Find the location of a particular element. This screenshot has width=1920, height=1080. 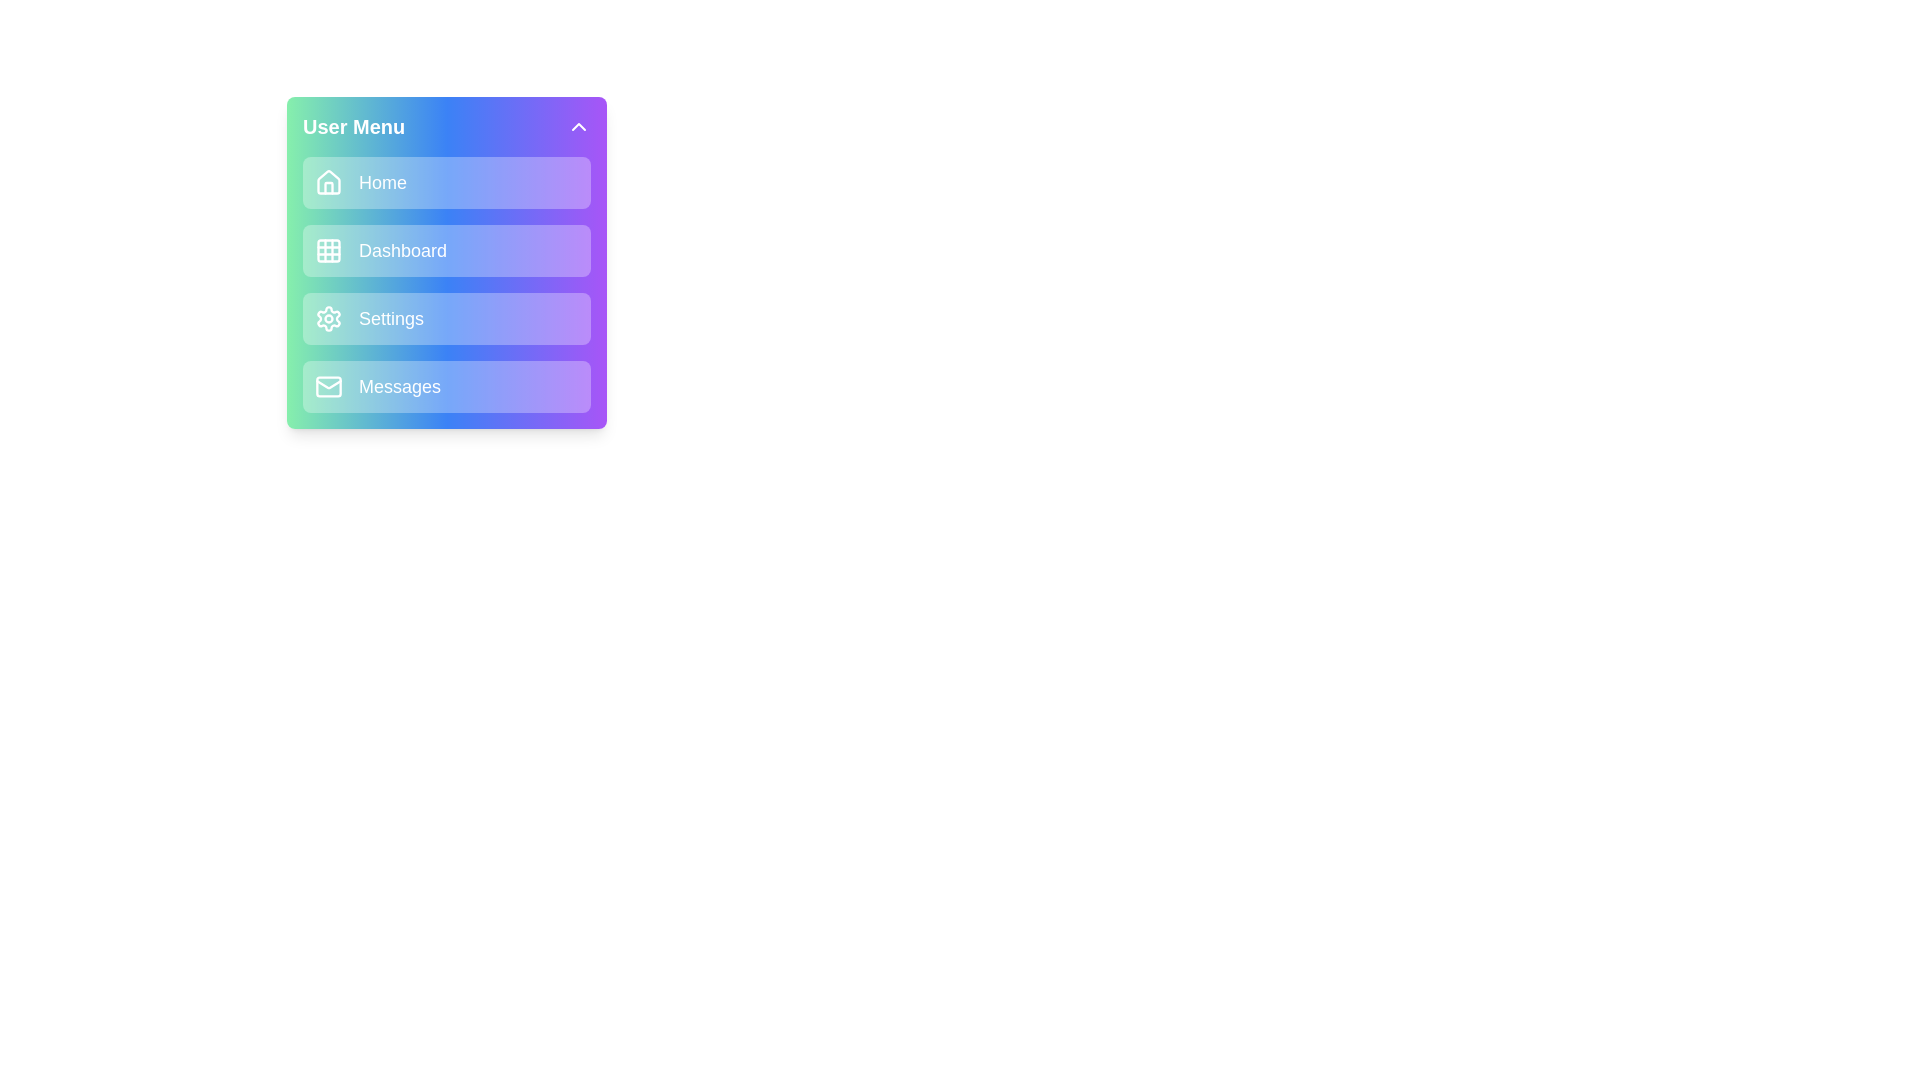

the menu item Home to navigate to its corresponding section is located at coordinates (445, 182).